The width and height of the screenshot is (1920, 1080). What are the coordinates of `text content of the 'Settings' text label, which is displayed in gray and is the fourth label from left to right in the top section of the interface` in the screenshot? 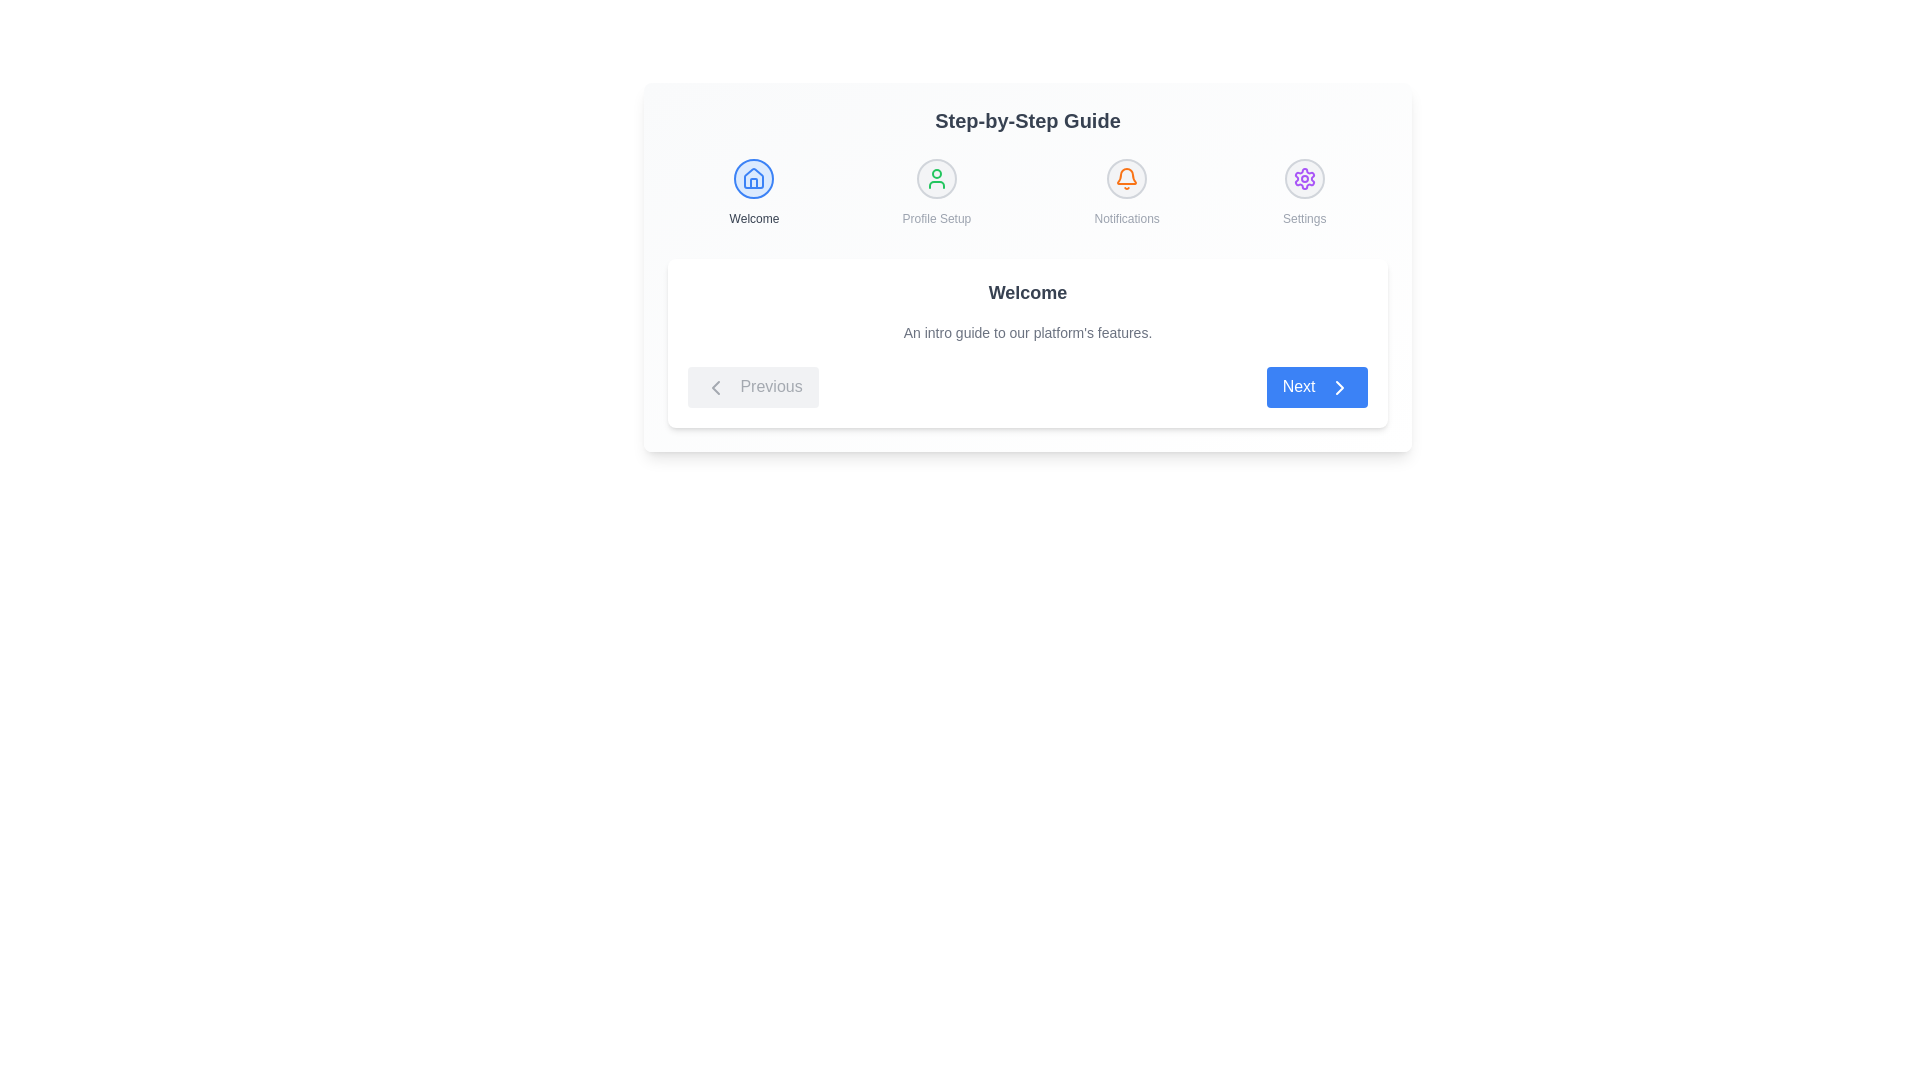 It's located at (1304, 219).